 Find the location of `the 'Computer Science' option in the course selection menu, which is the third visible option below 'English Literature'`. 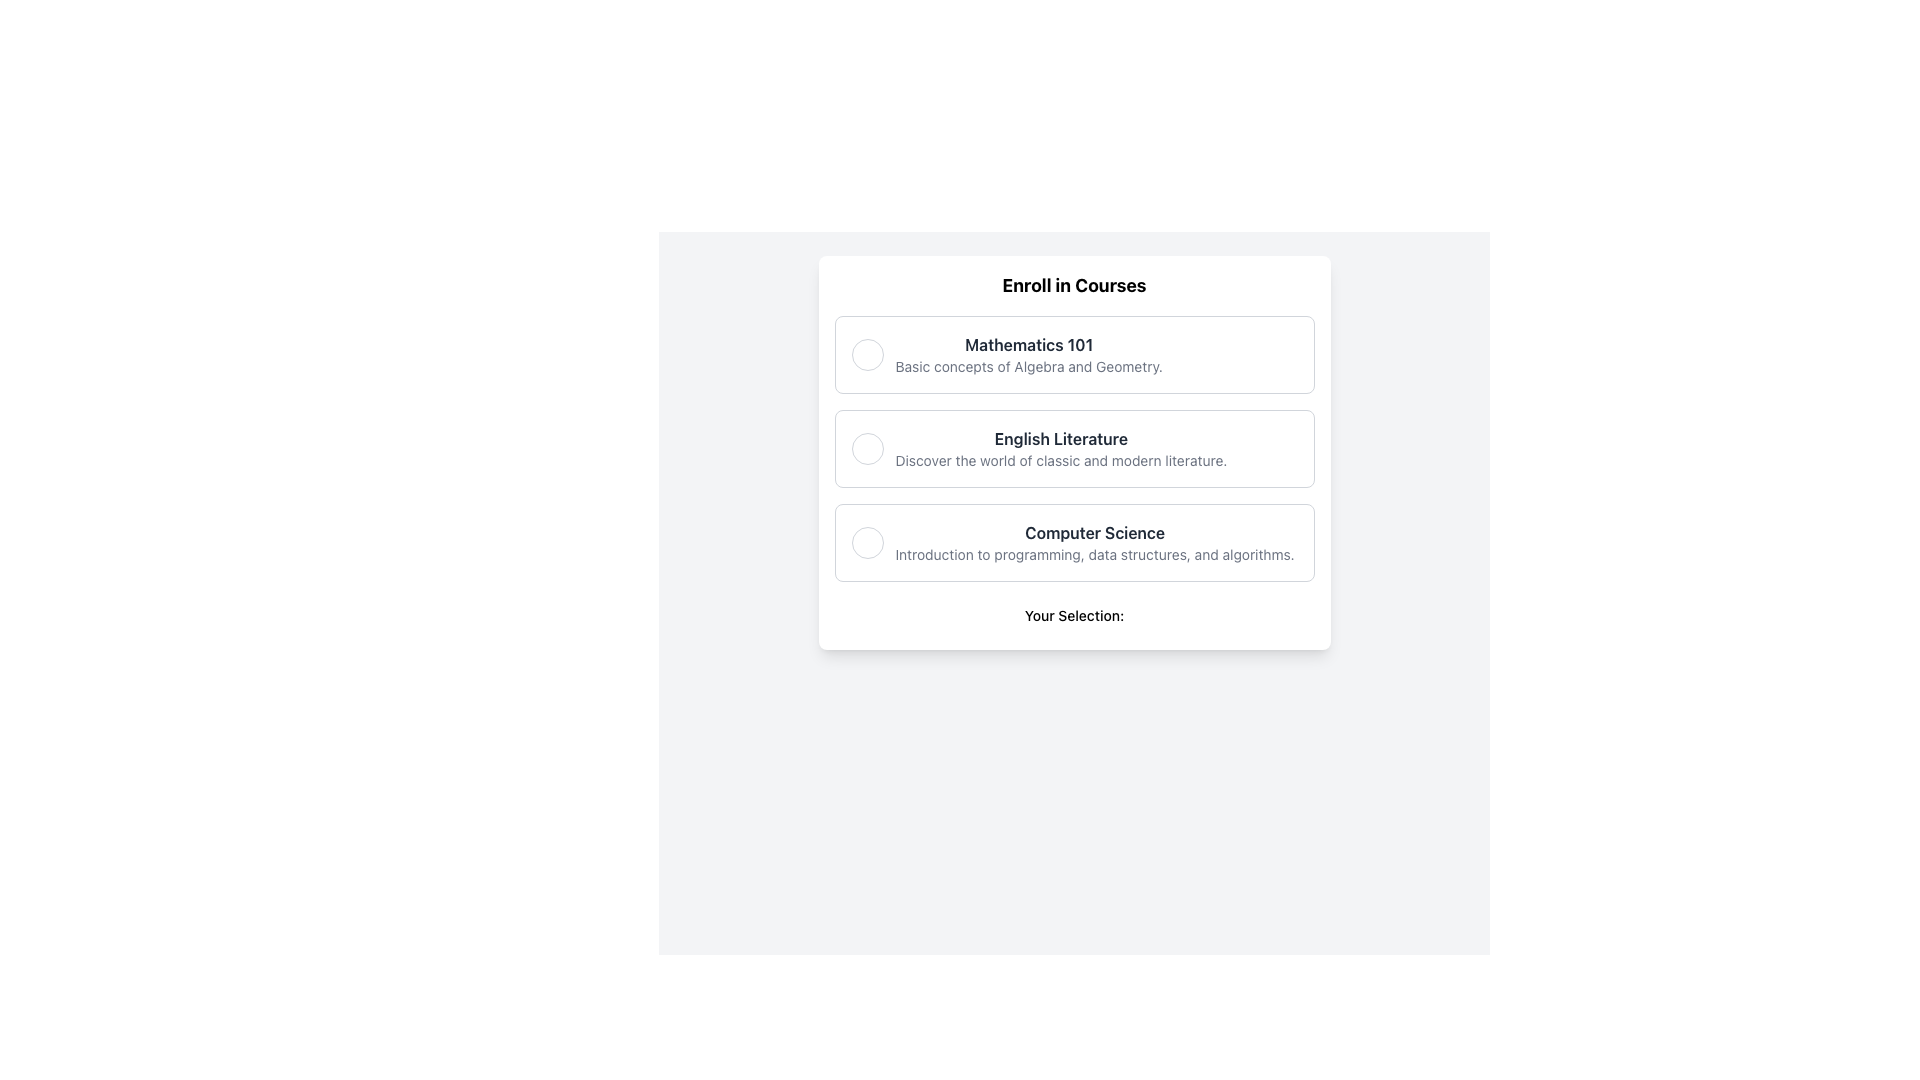

the 'Computer Science' option in the course selection menu, which is the third visible option below 'English Literature' is located at coordinates (1093, 543).